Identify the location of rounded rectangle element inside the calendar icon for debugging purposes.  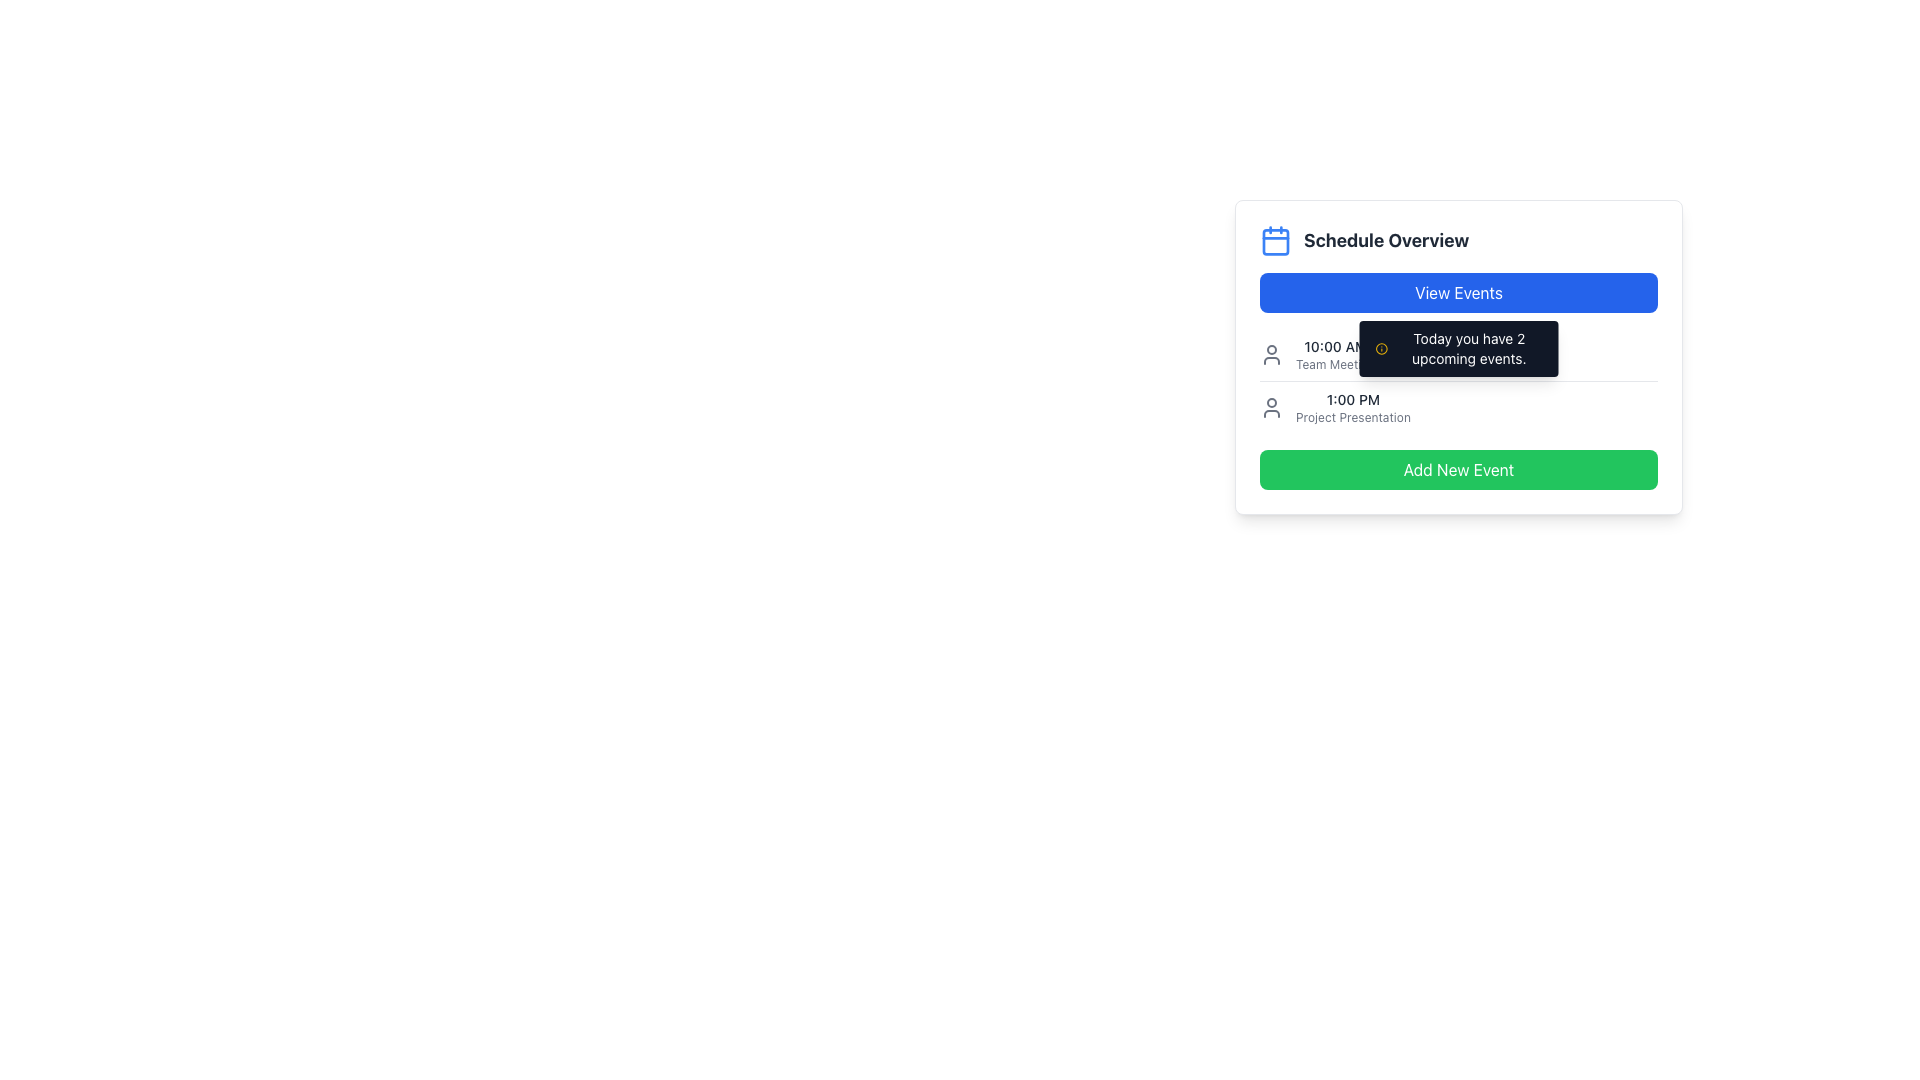
(1275, 241).